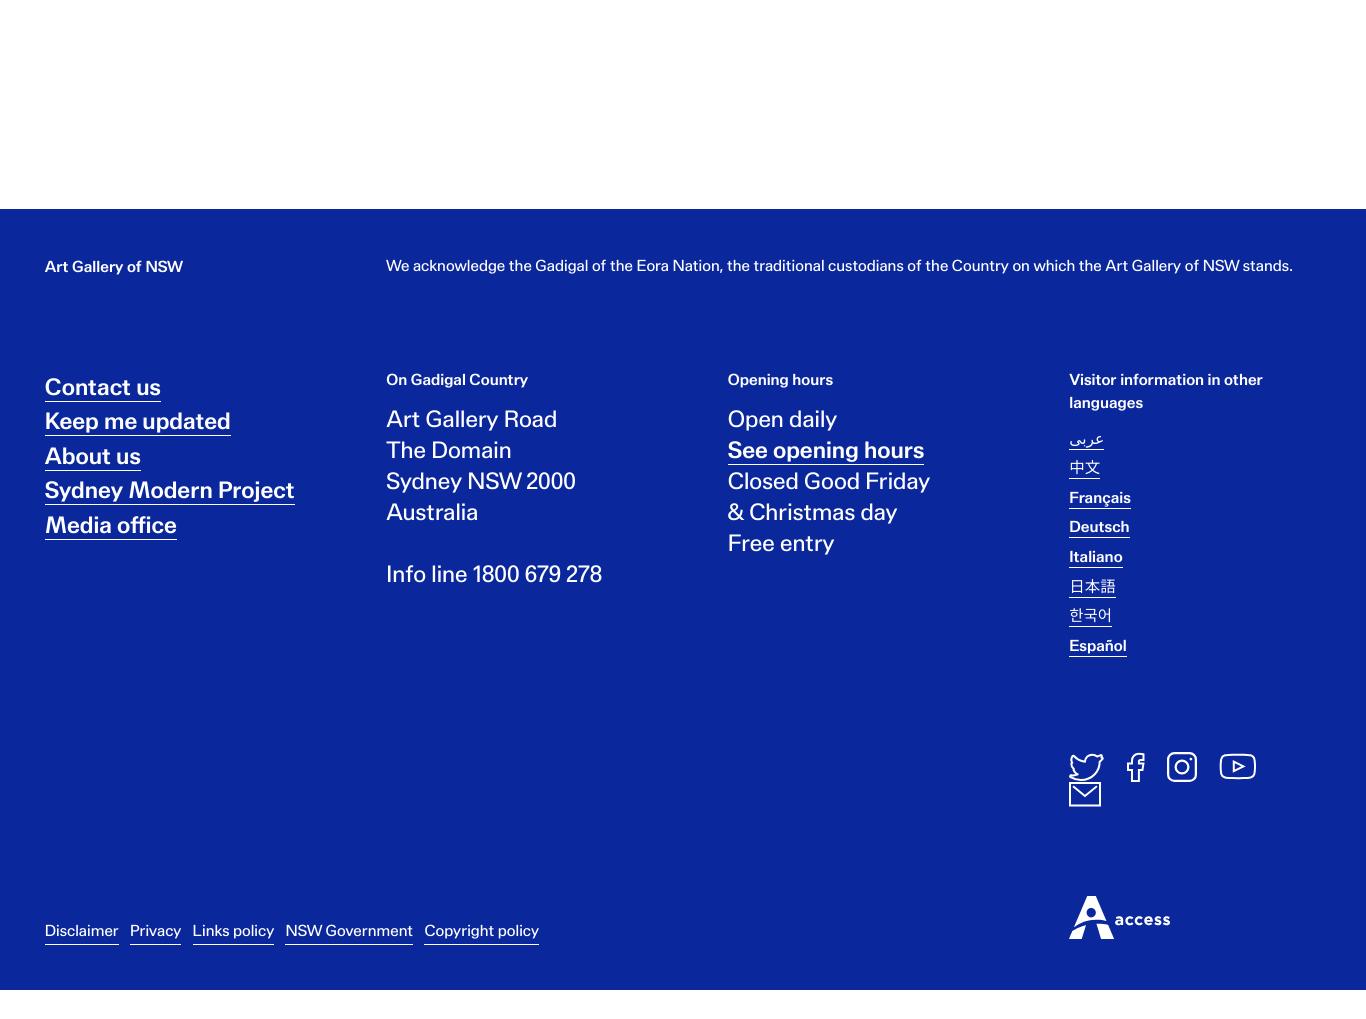 The width and height of the screenshot is (1366, 1019). What do you see at coordinates (1096, 661) in the screenshot?
I see `'Español'` at bounding box center [1096, 661].